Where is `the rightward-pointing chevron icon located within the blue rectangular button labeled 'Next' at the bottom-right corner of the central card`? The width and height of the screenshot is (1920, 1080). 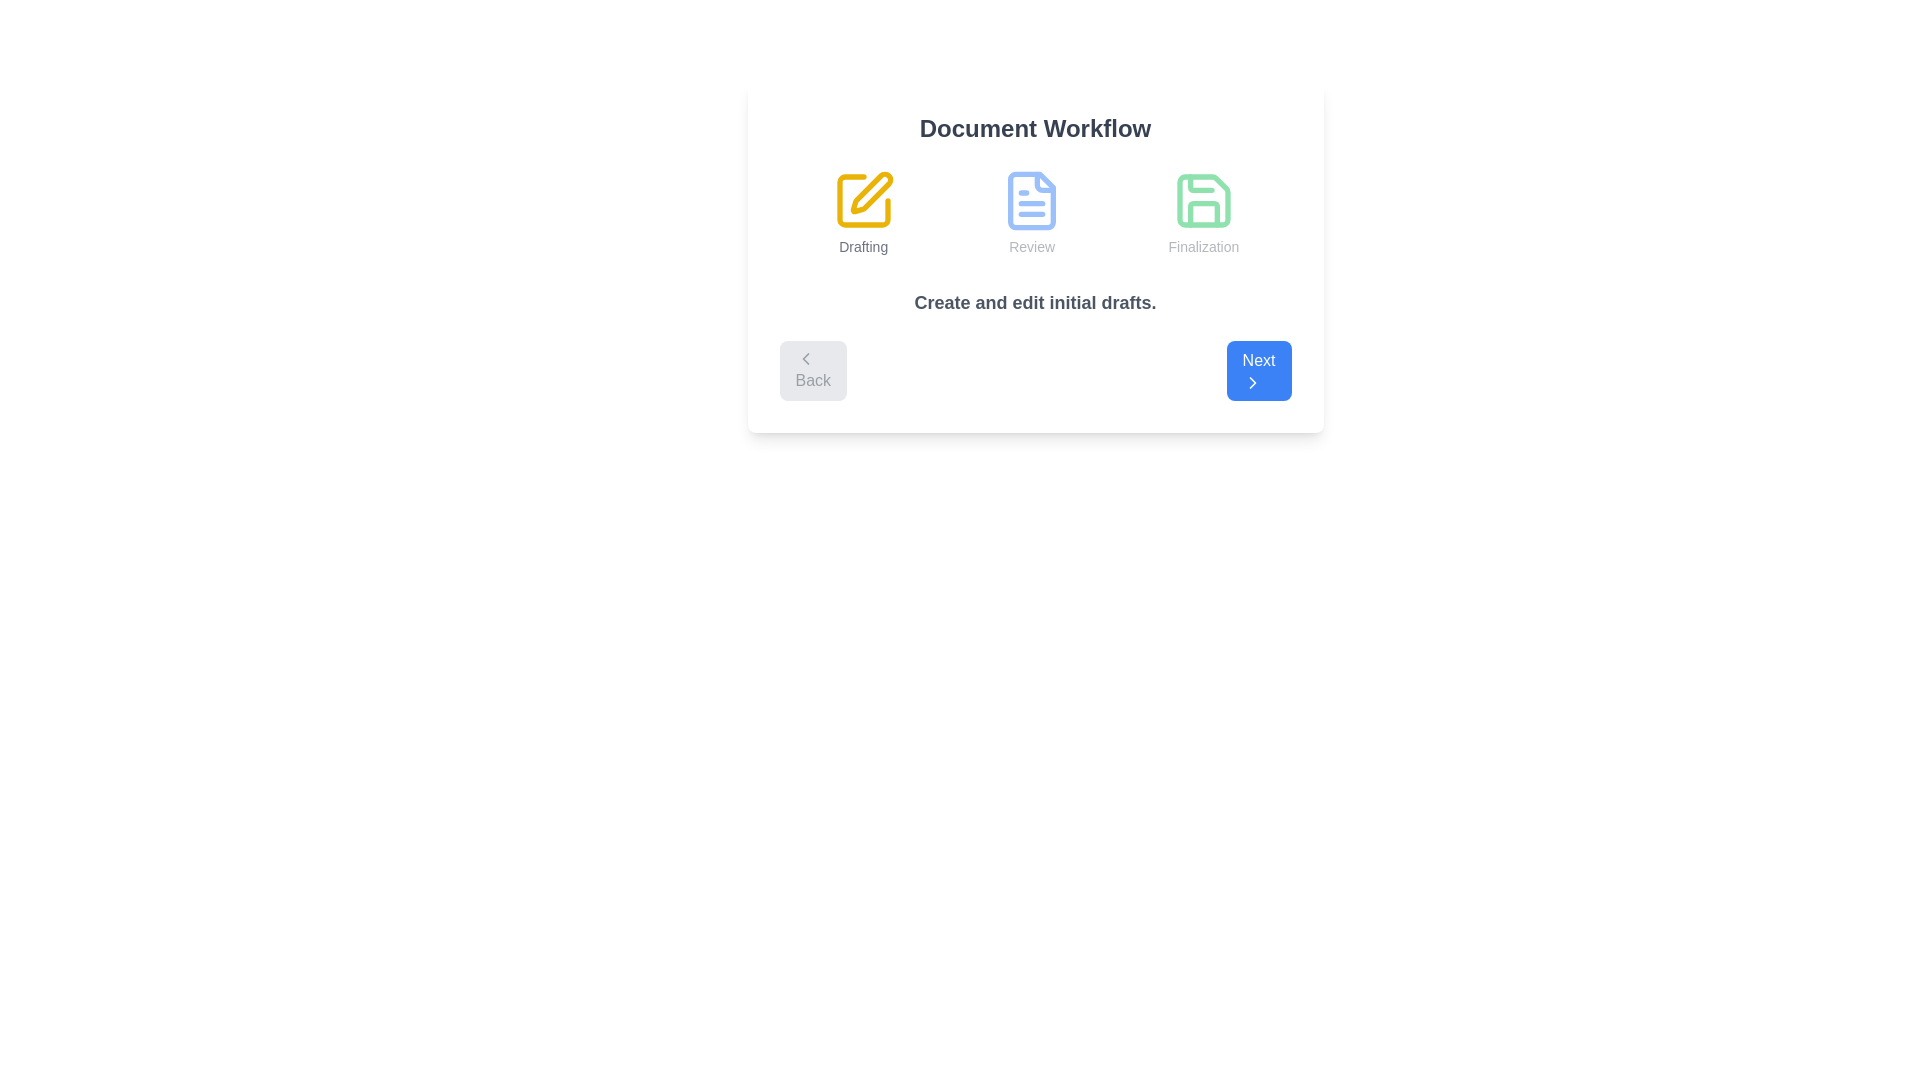 the rightward-pointing chevron icon located within the blue rectangular button labeled 'Next' at the bottom-right corner of the central card is located at coordinates (1251, 382).